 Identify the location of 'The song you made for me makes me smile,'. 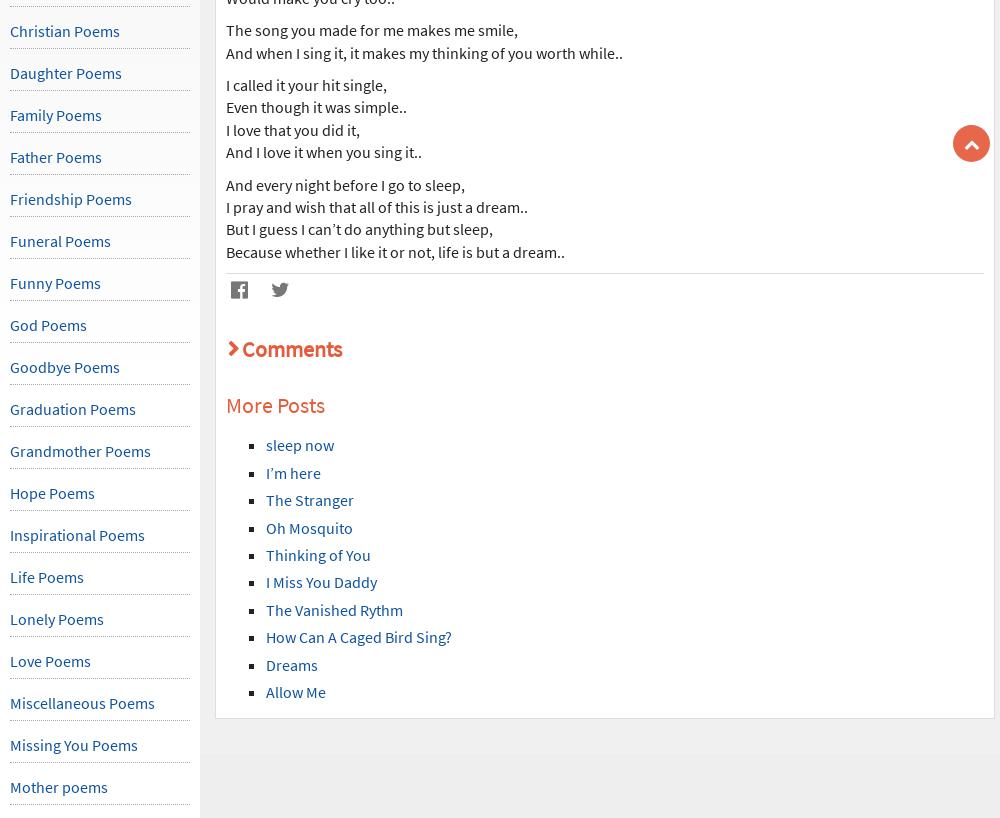
(371, 29).